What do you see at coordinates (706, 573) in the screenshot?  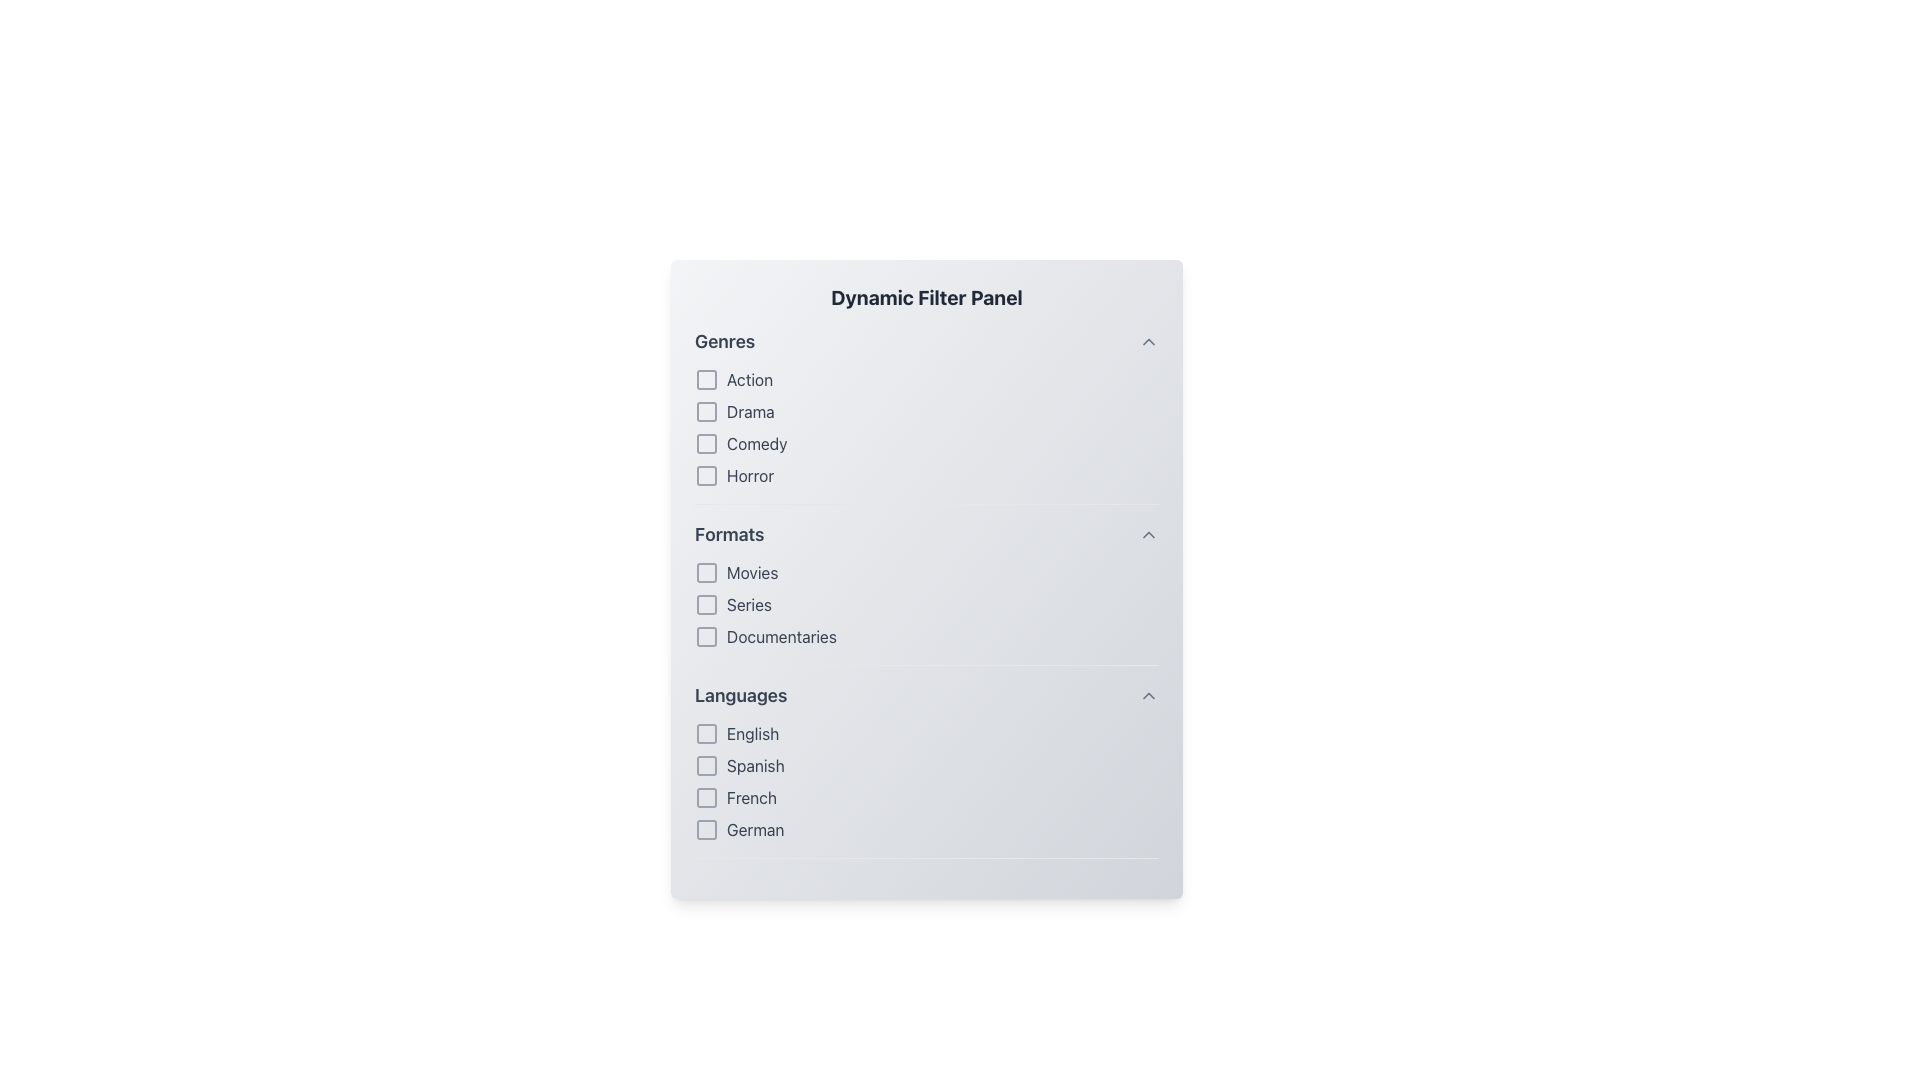 I see `the small, gray checkbox icon located in the 'Formats' section of the filter panel, beneath the 'Movies' label` at bounding box center [706, 573].